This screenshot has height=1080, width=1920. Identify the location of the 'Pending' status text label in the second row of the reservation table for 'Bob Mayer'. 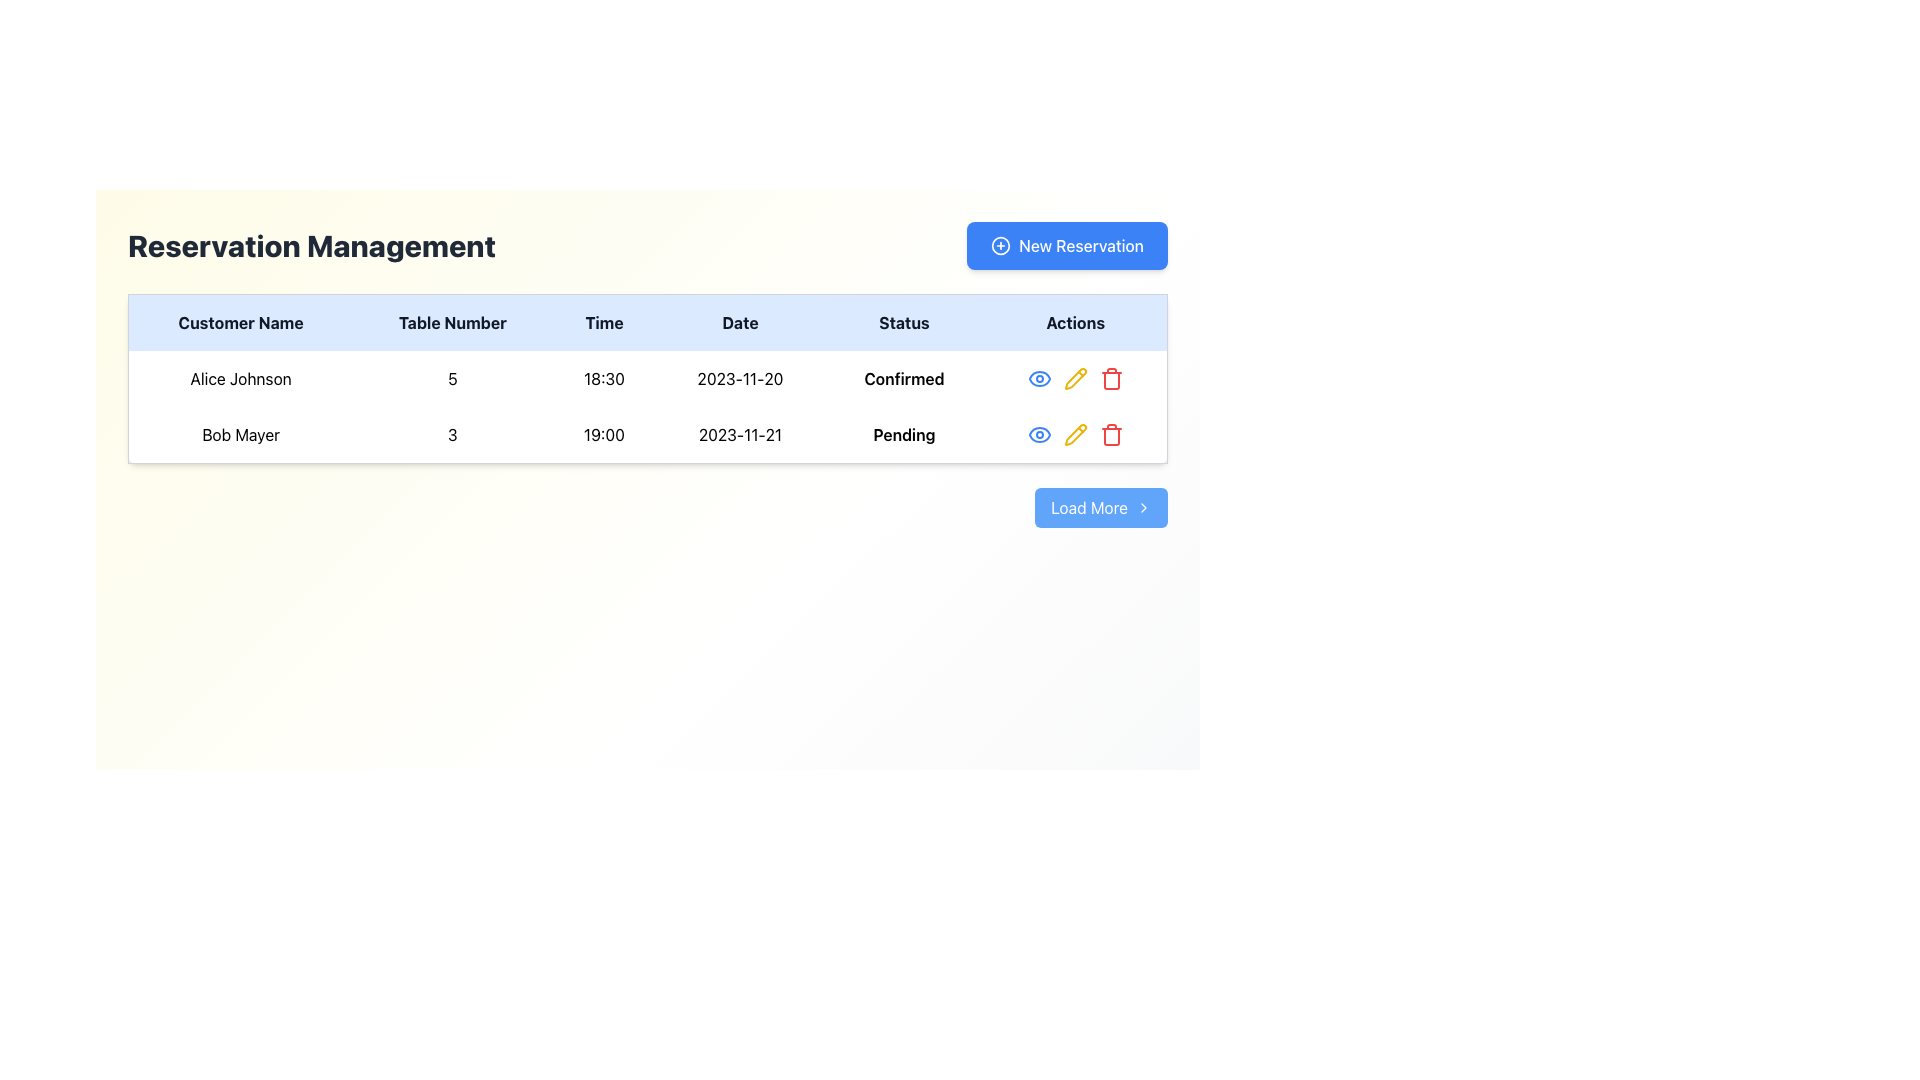
(903, 434).